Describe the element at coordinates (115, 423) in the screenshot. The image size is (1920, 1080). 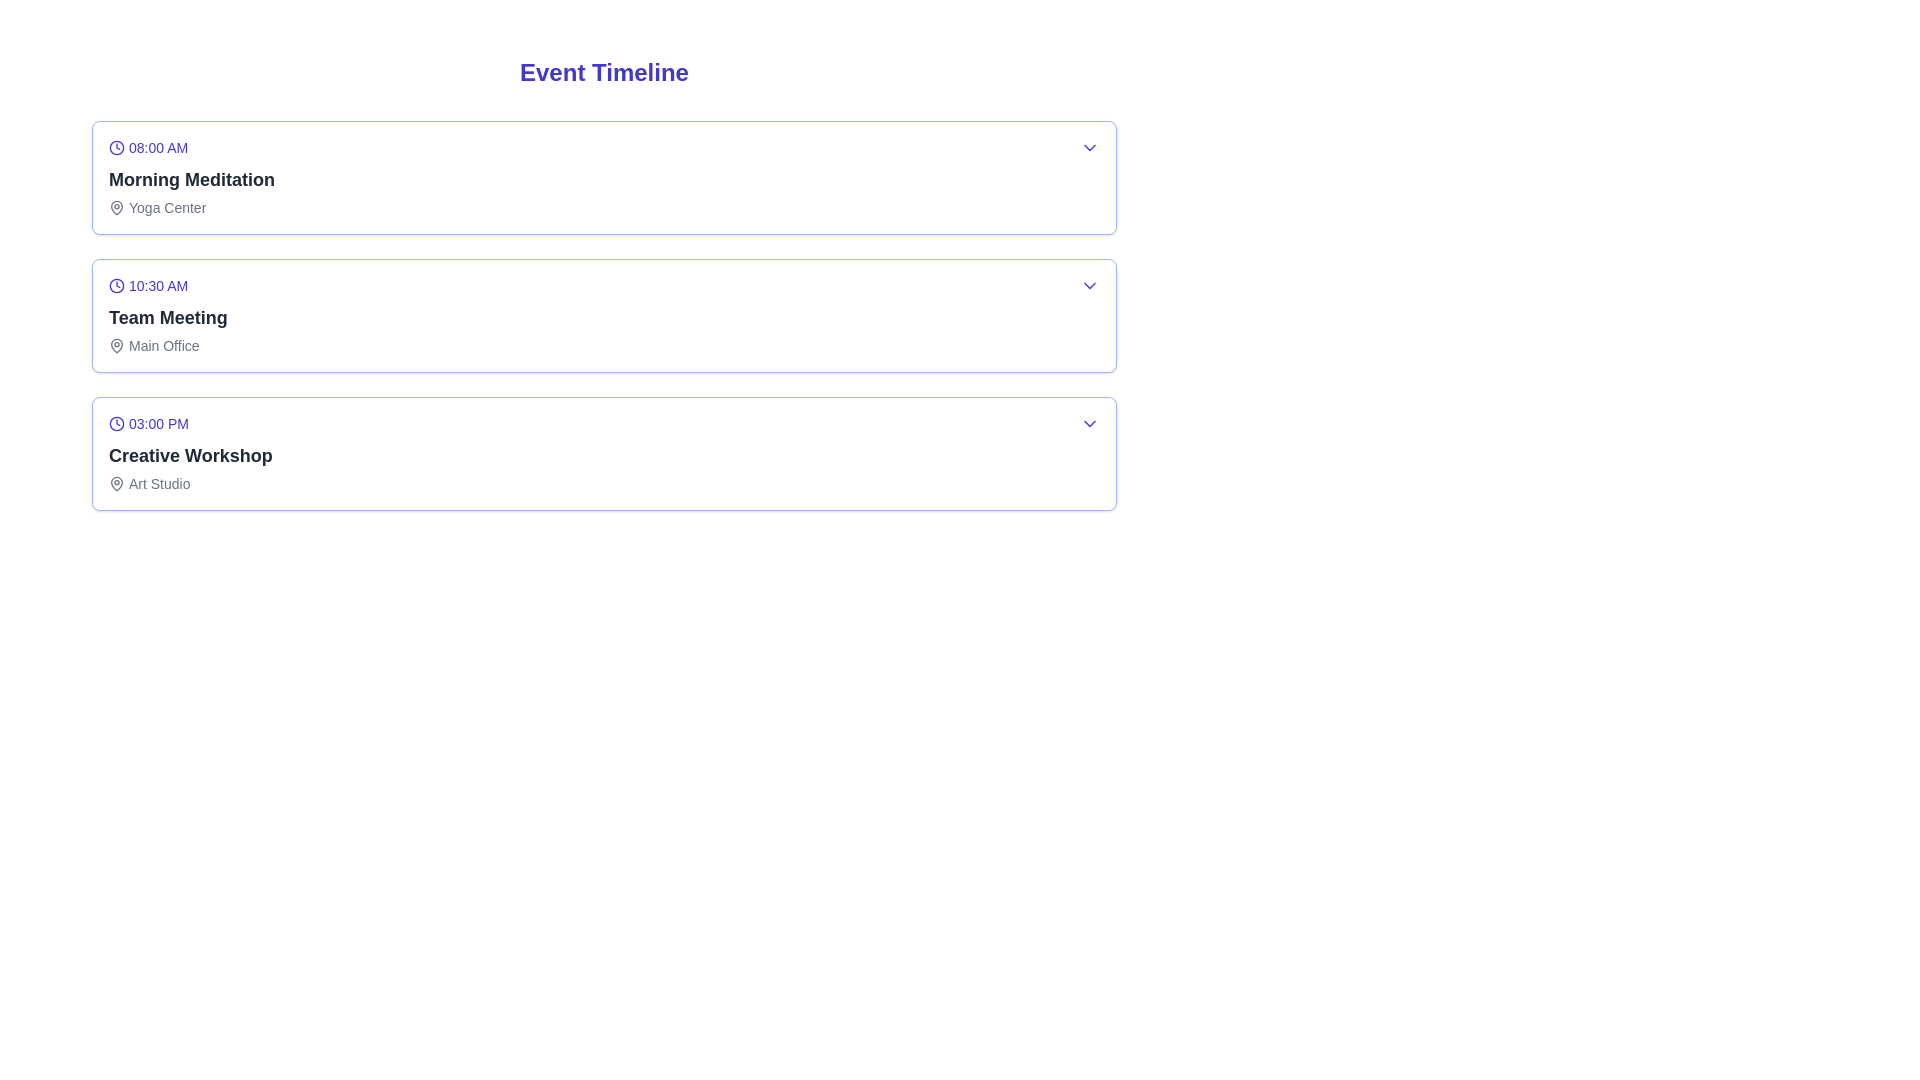
I see `the circular graphical element representing the boundary for the clock face in the clock icon, located to the left of '03:00 PM' and above 'Creative Workshop' in the third event card` at that location.